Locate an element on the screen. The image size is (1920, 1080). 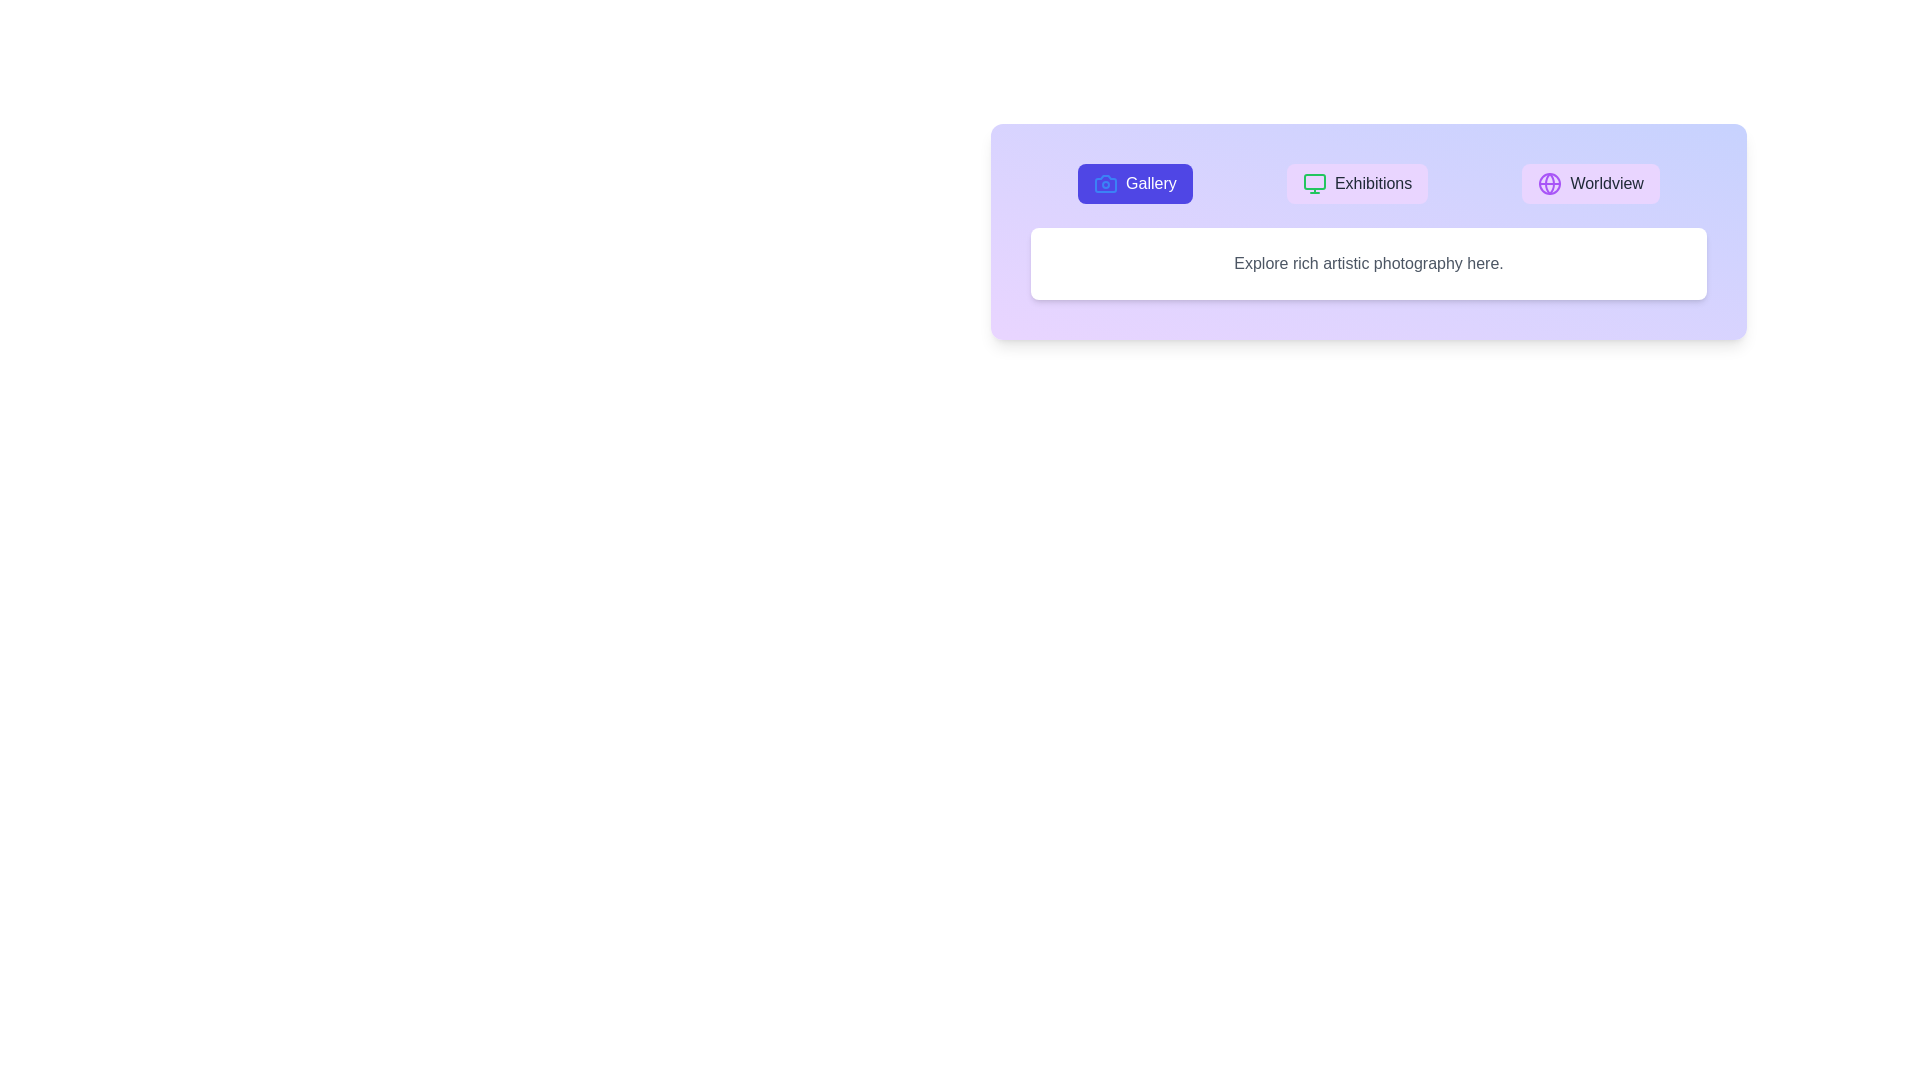
the Worldview tab button to see its hover effect is located at coordinates (1590, 184).